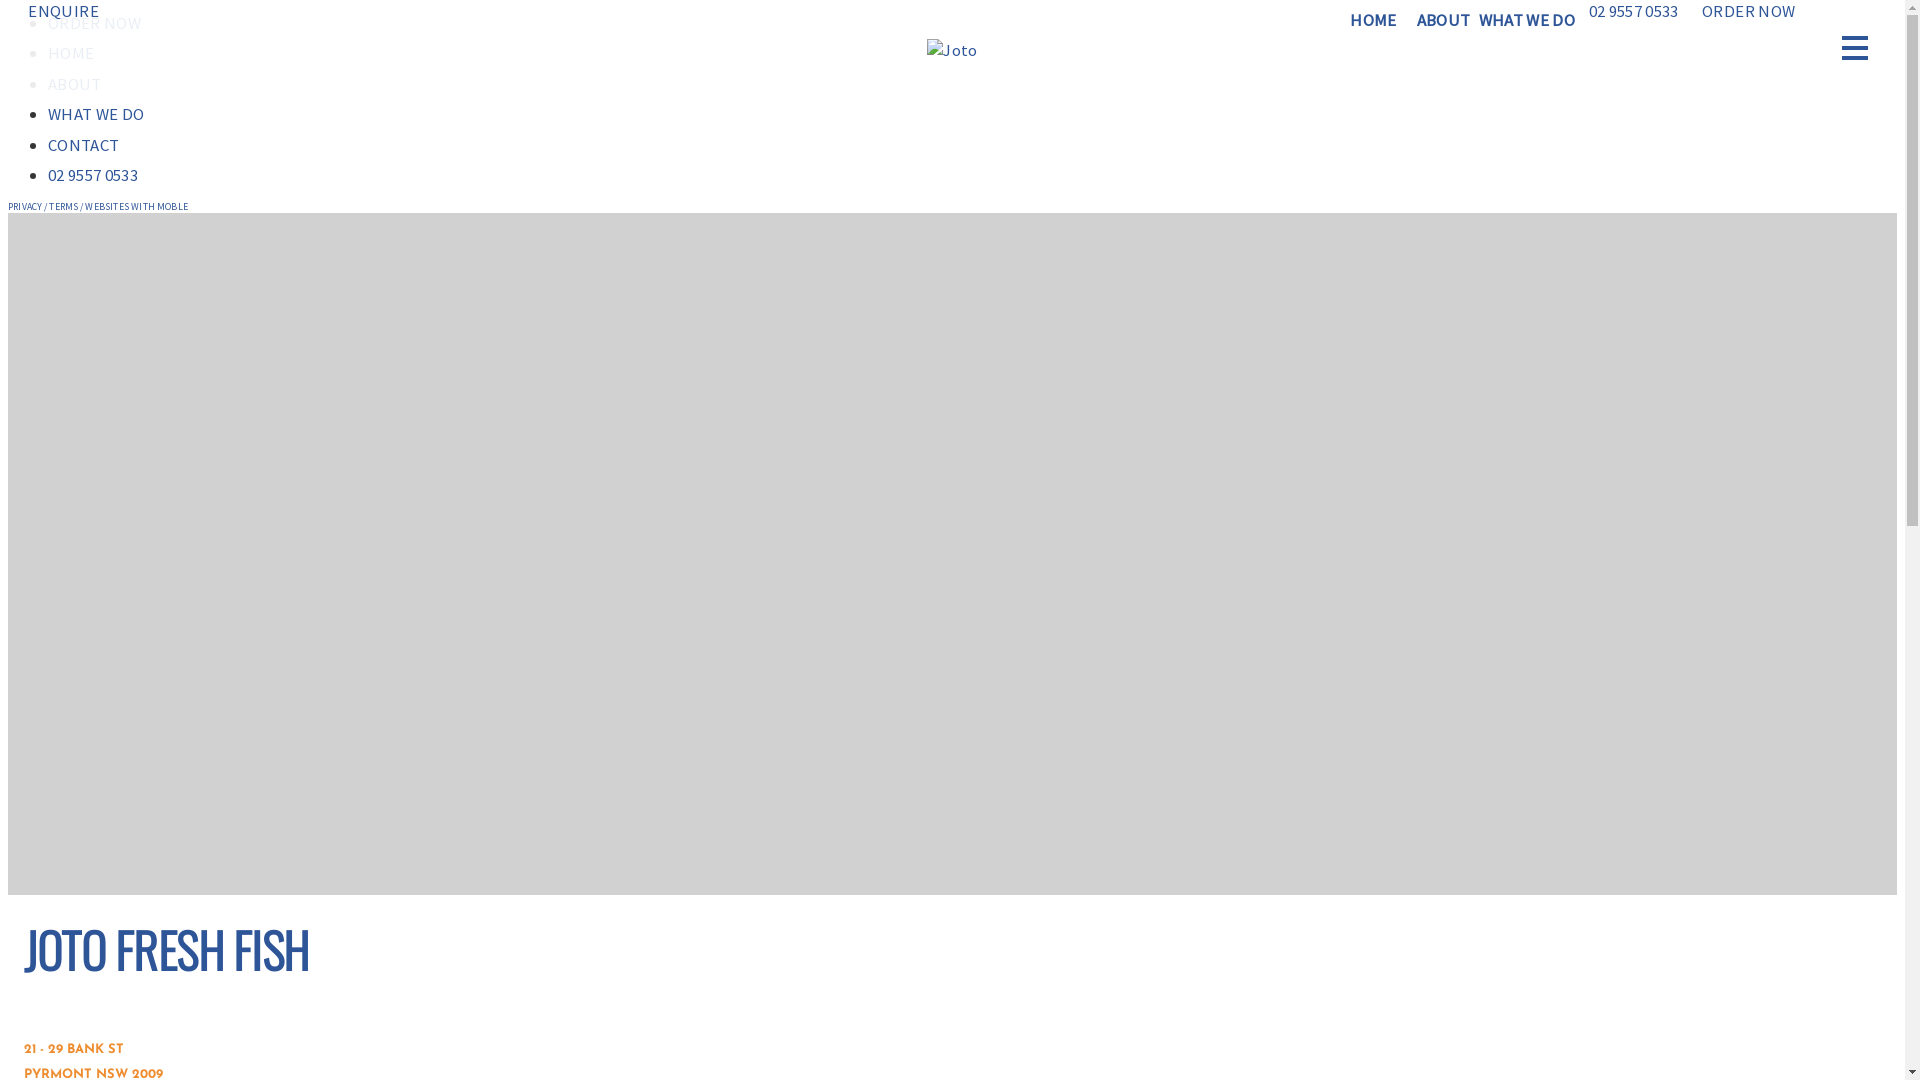 Image resolution: width=1920 pixels, height=1080 pixels. I want to click on 'HOME', so click(1371, 19).